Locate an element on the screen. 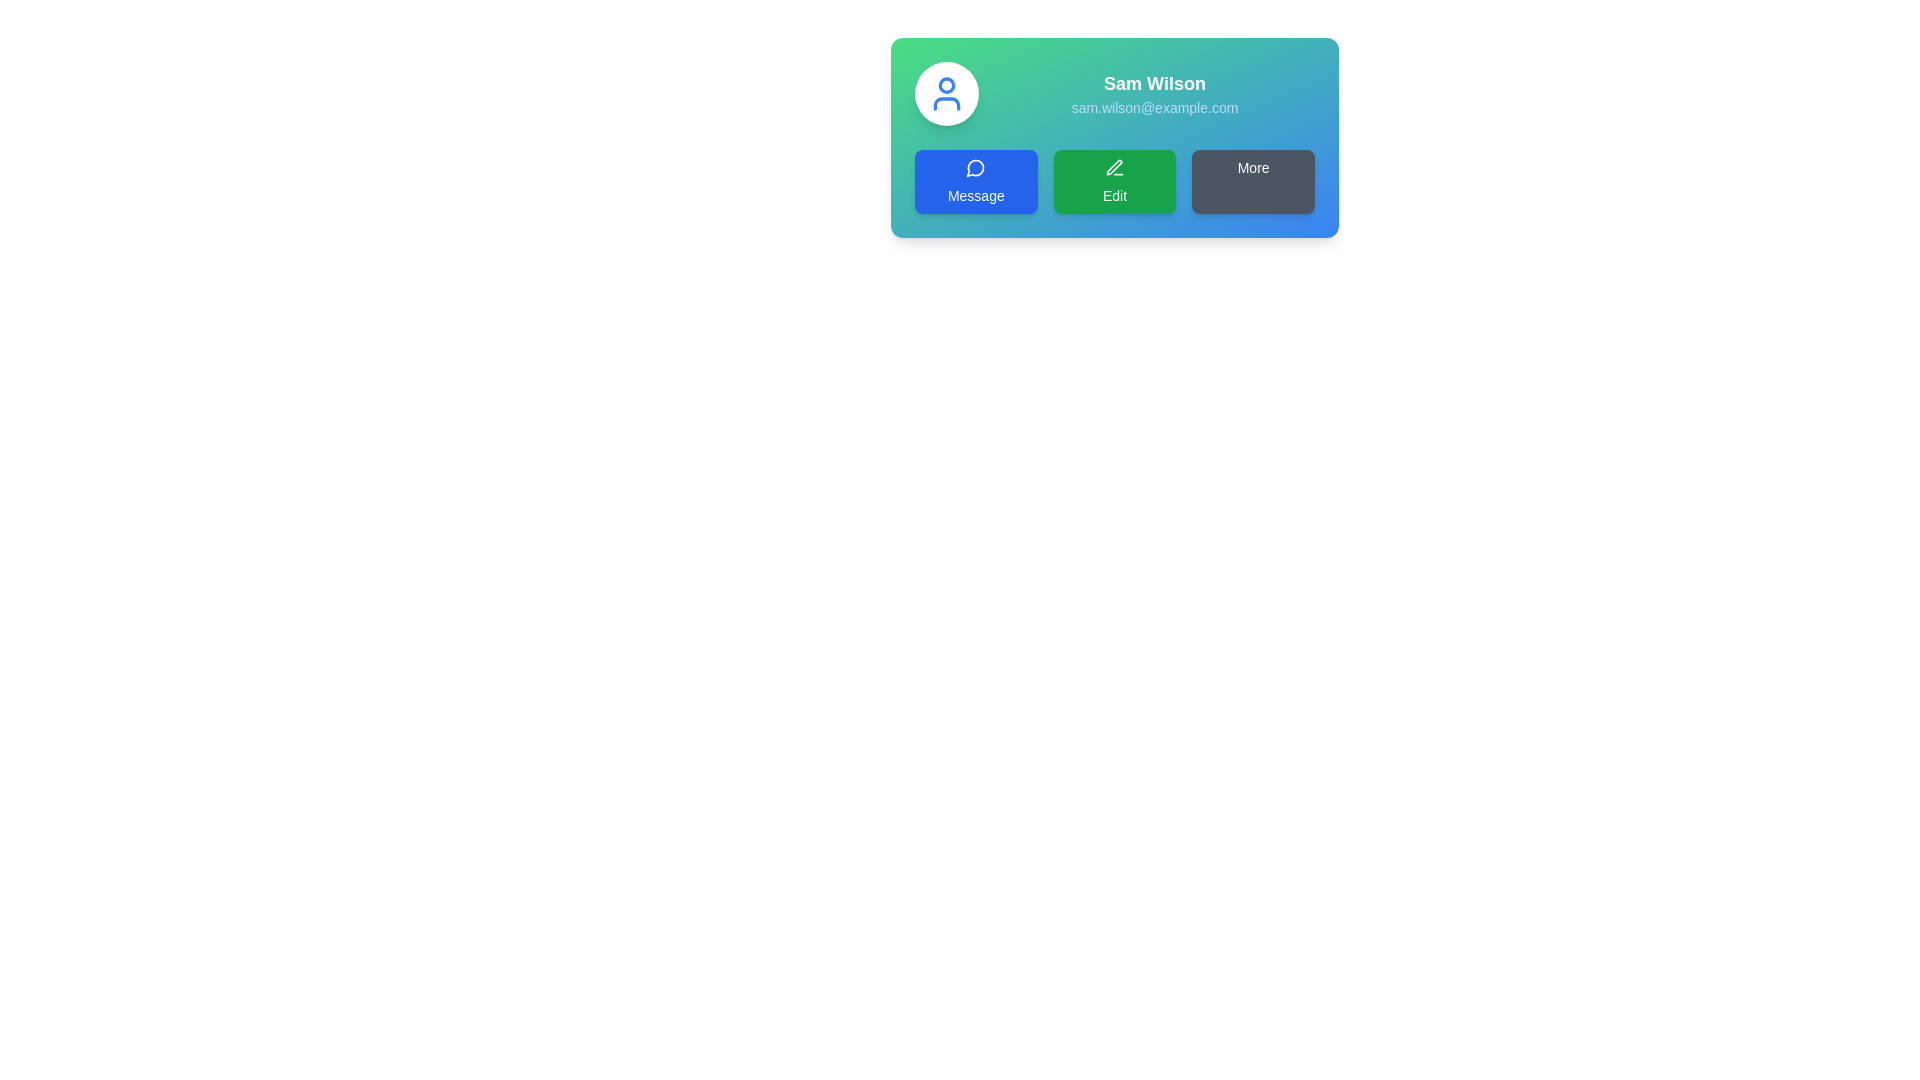 This screenshot has height=1080, width=1920. the green 'Edit' button with rounded corners featuring a pen icon, located between the blue 'Message' button and the gray 'More' button is located at coordinates (1113, 181).